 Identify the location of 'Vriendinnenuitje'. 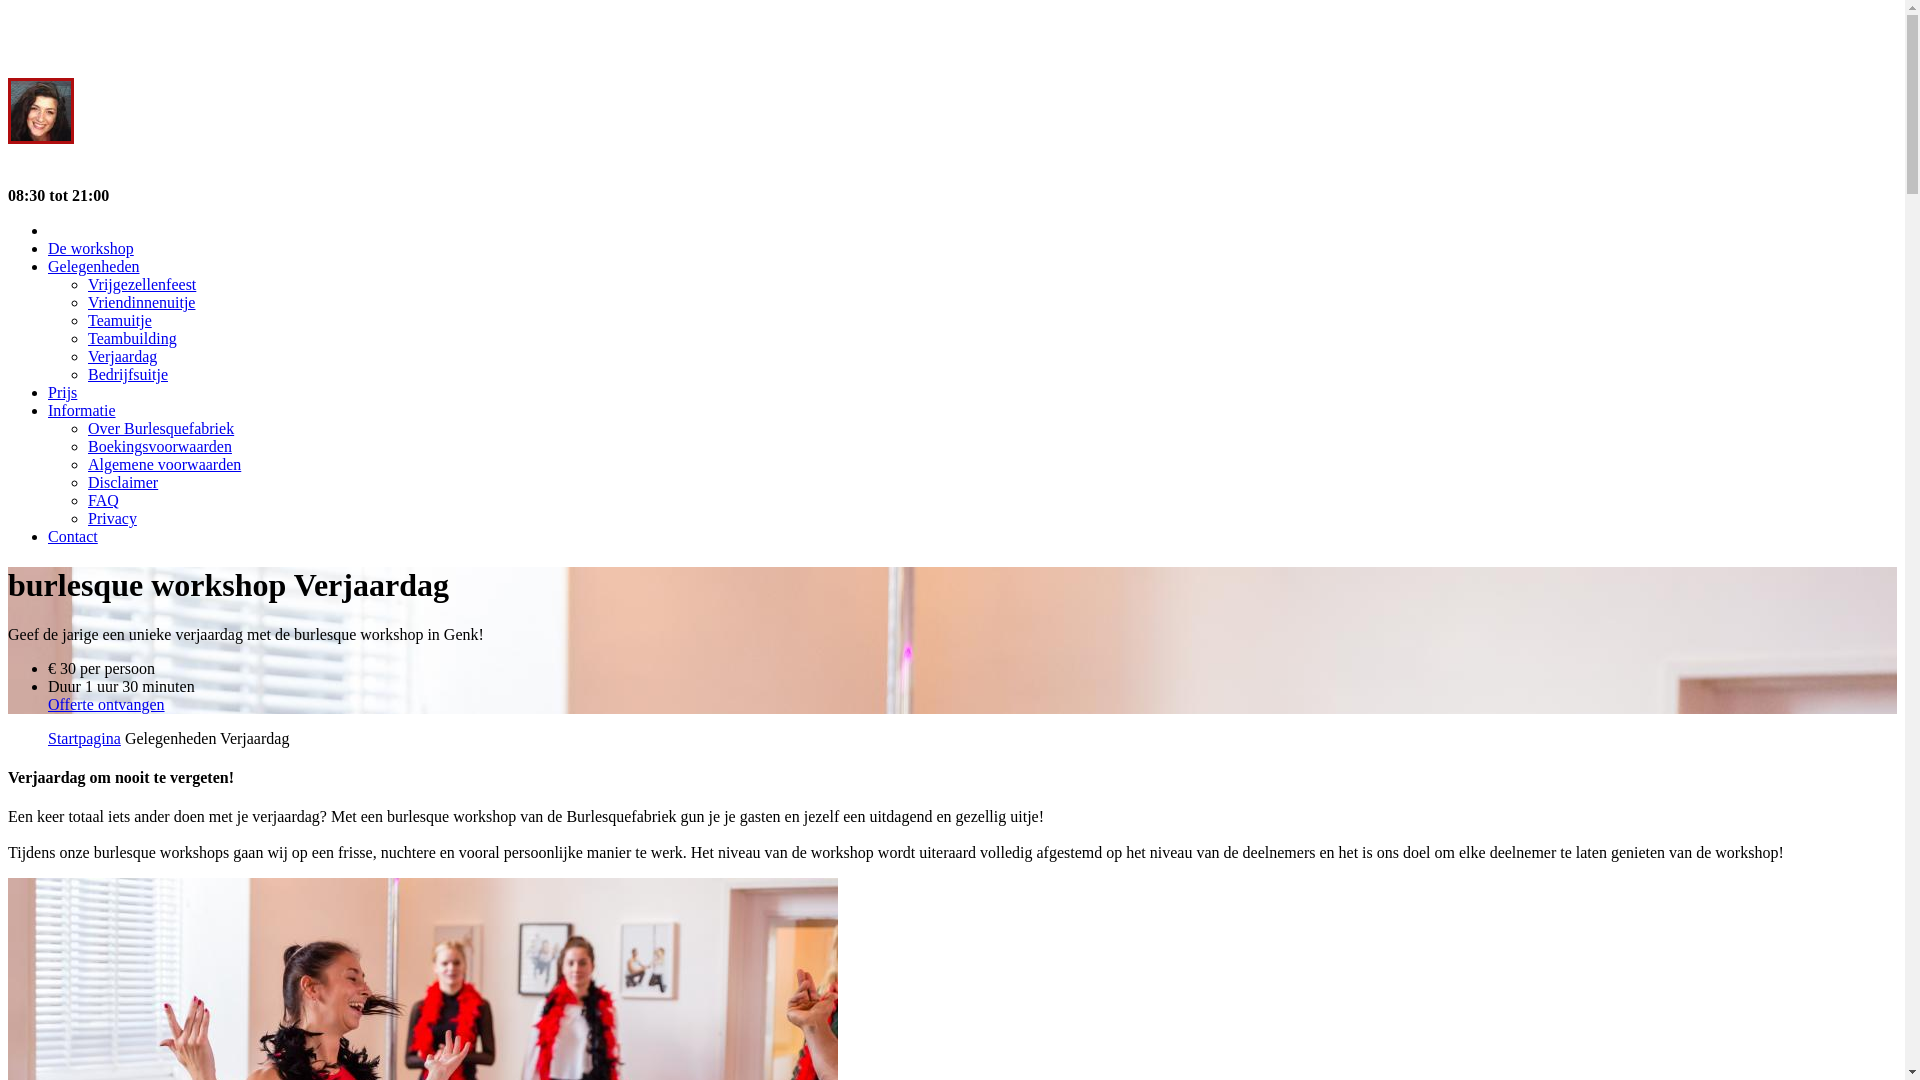
(140, 302).